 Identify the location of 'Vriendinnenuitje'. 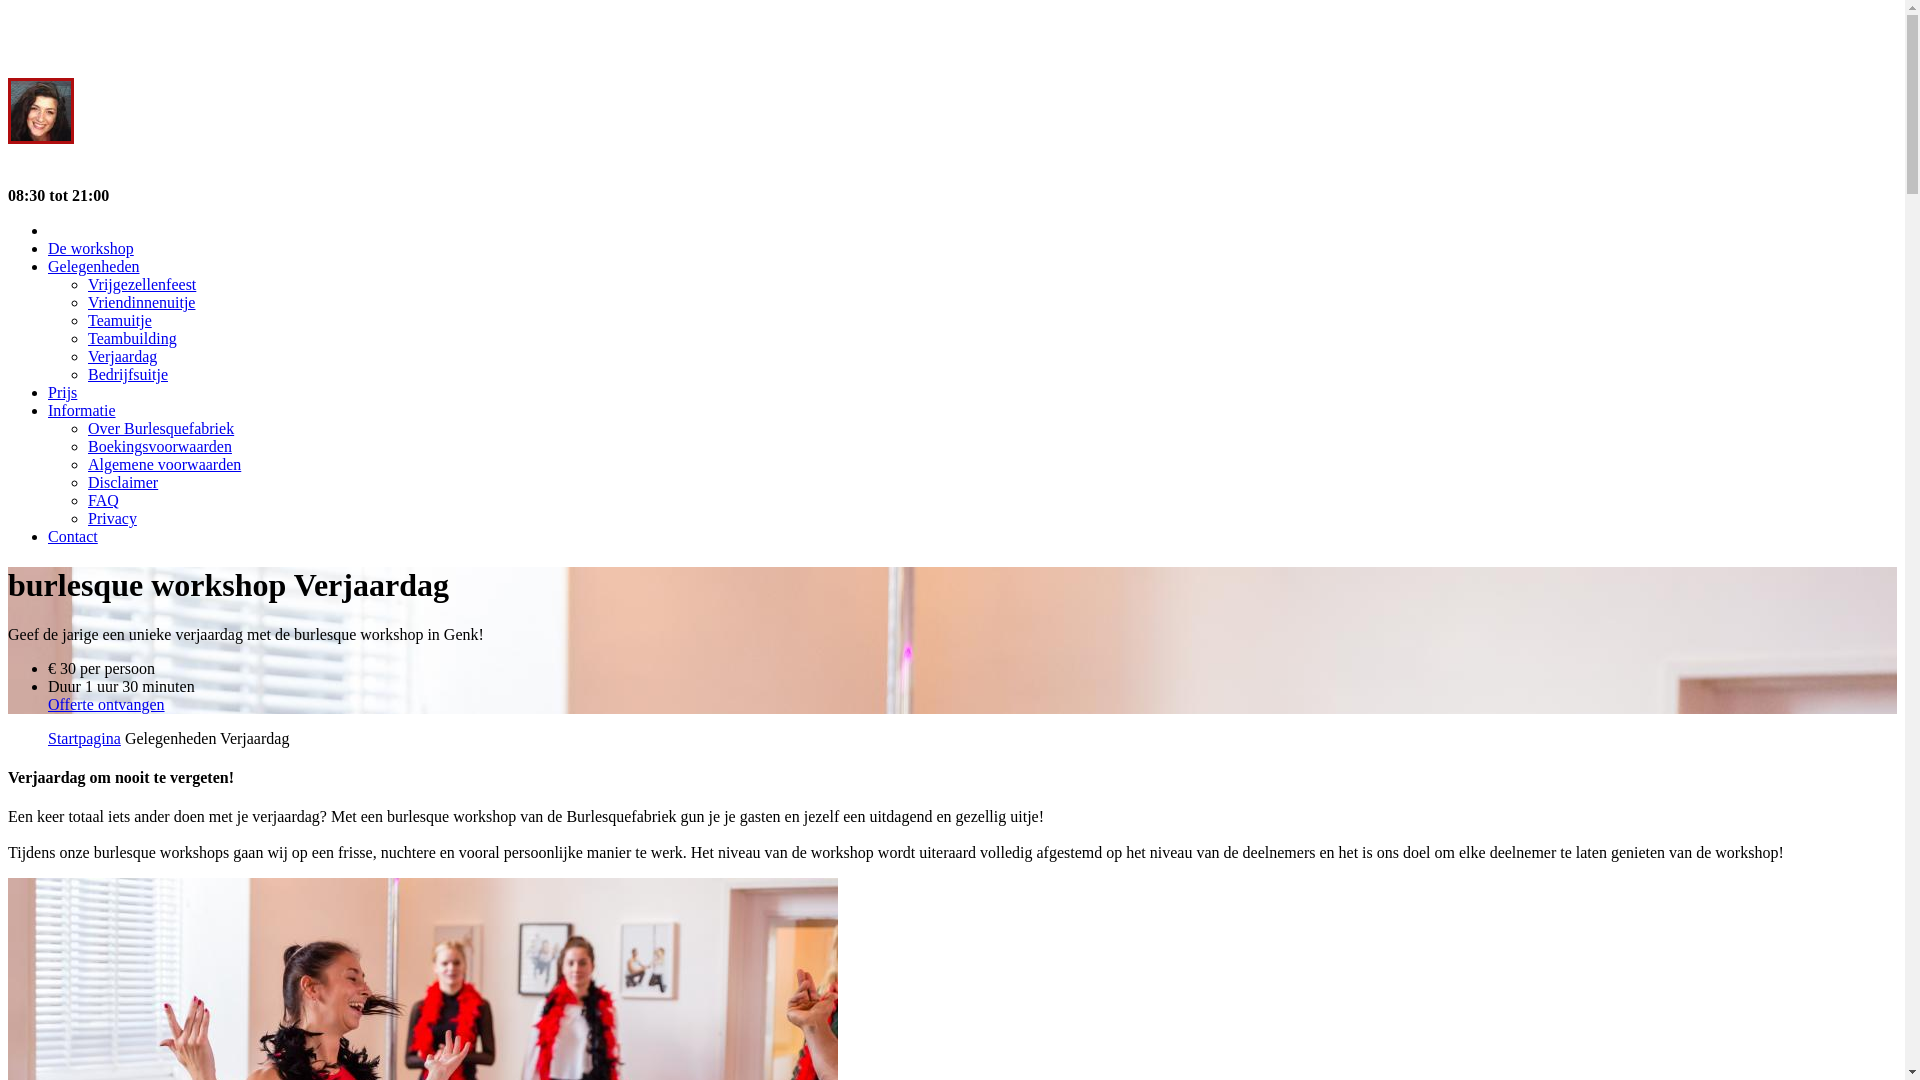
(140, 302).